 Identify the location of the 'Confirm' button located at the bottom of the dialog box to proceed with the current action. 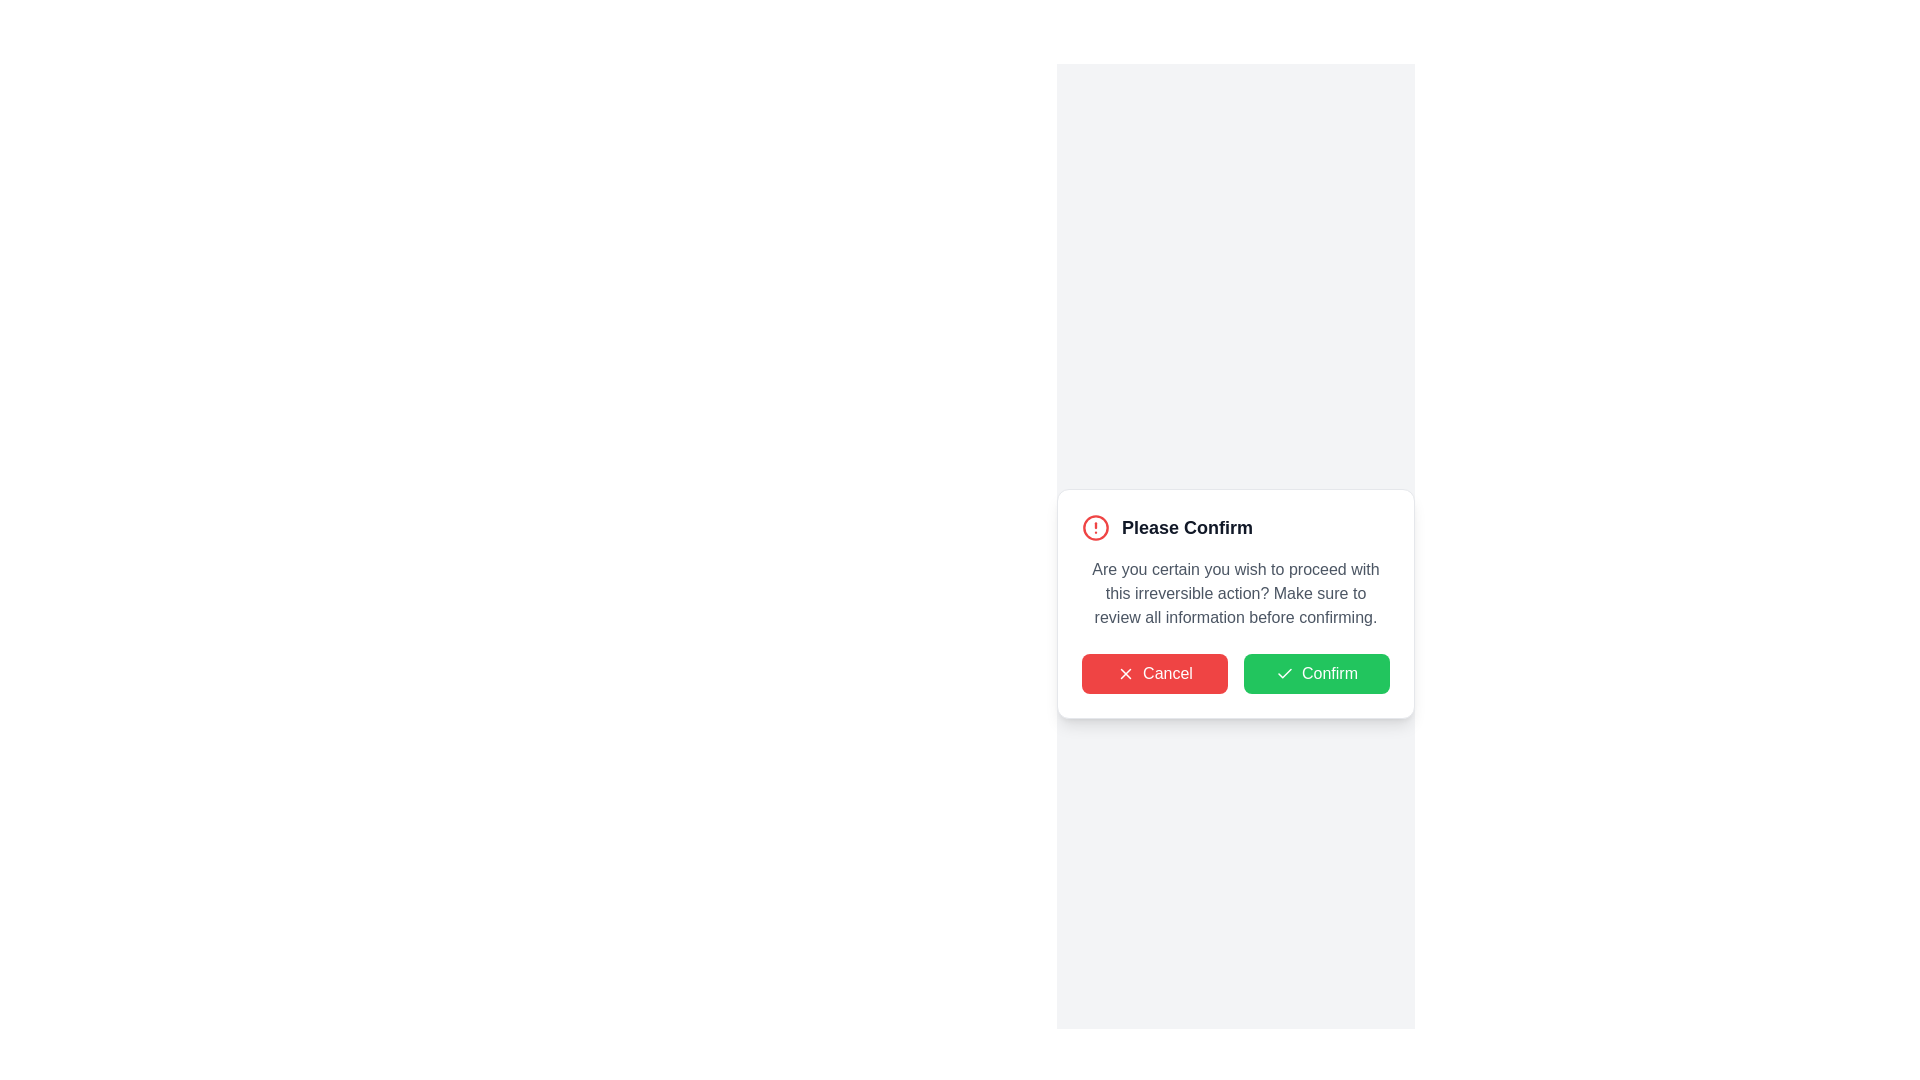
(1235, 674).